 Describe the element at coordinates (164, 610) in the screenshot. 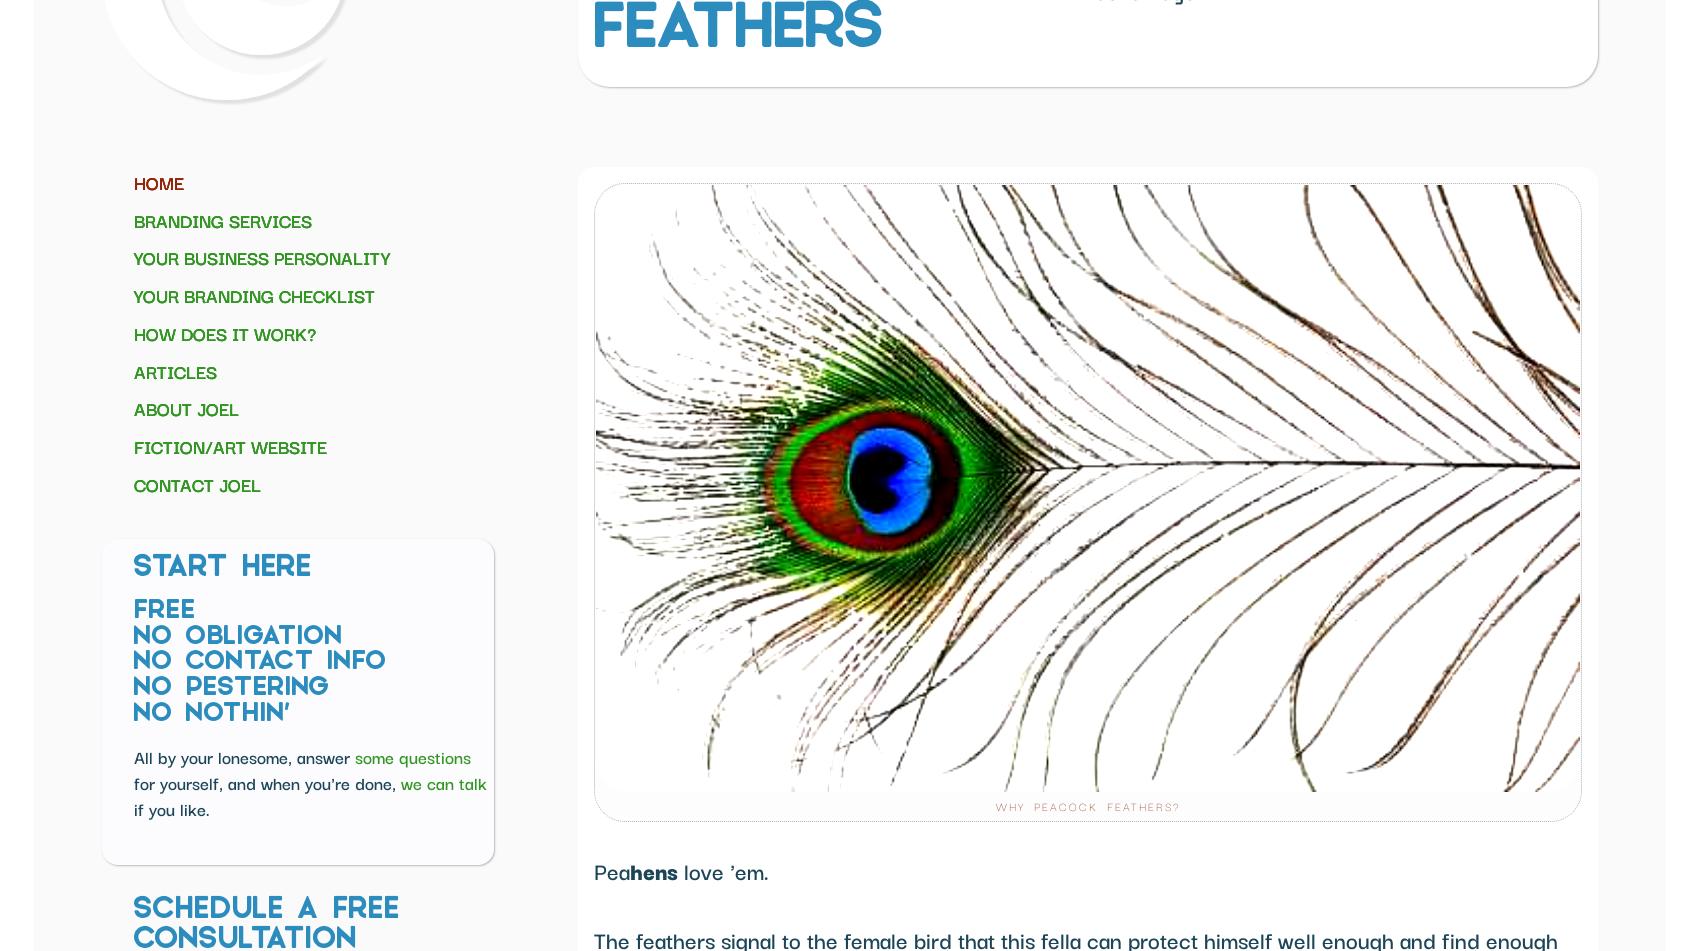

I see `'Free'` at that location.